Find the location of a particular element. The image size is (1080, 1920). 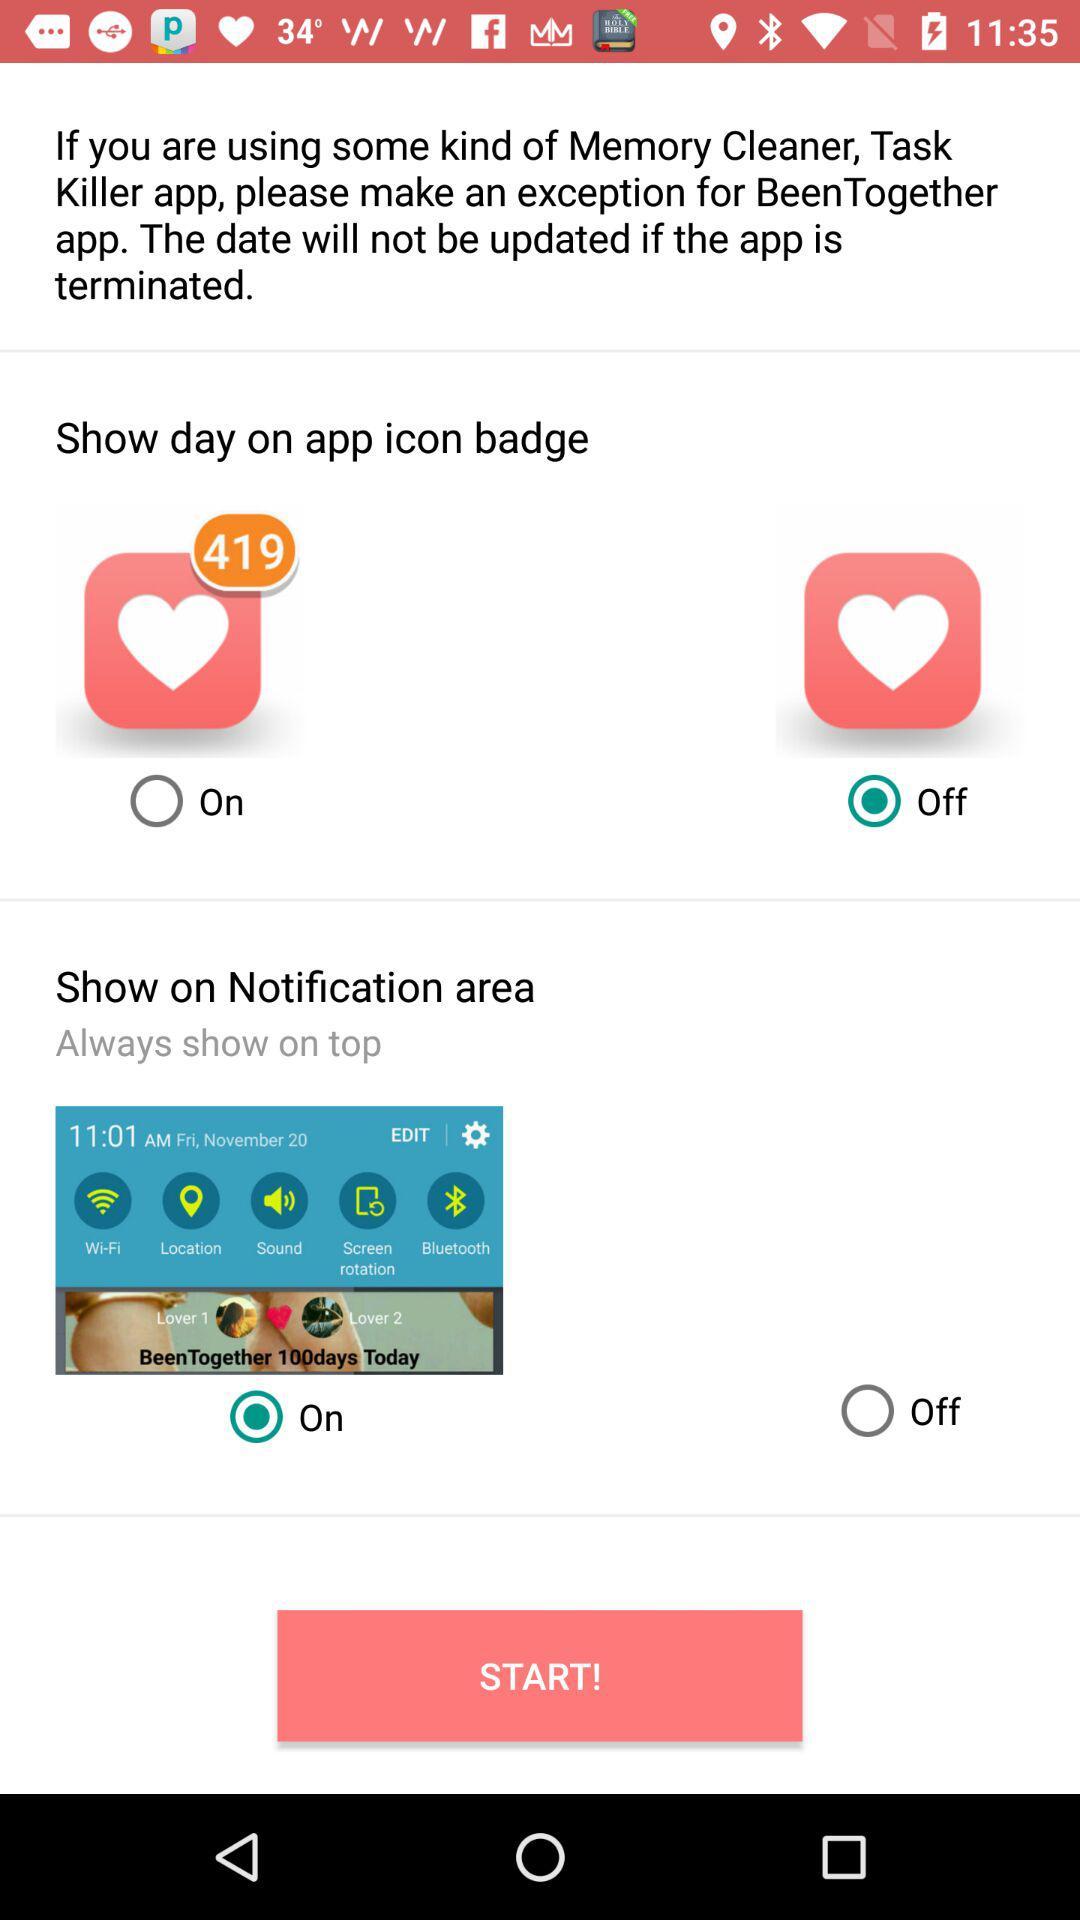

the heart symbol which is showing notifications is located at coordinates (180, 631).